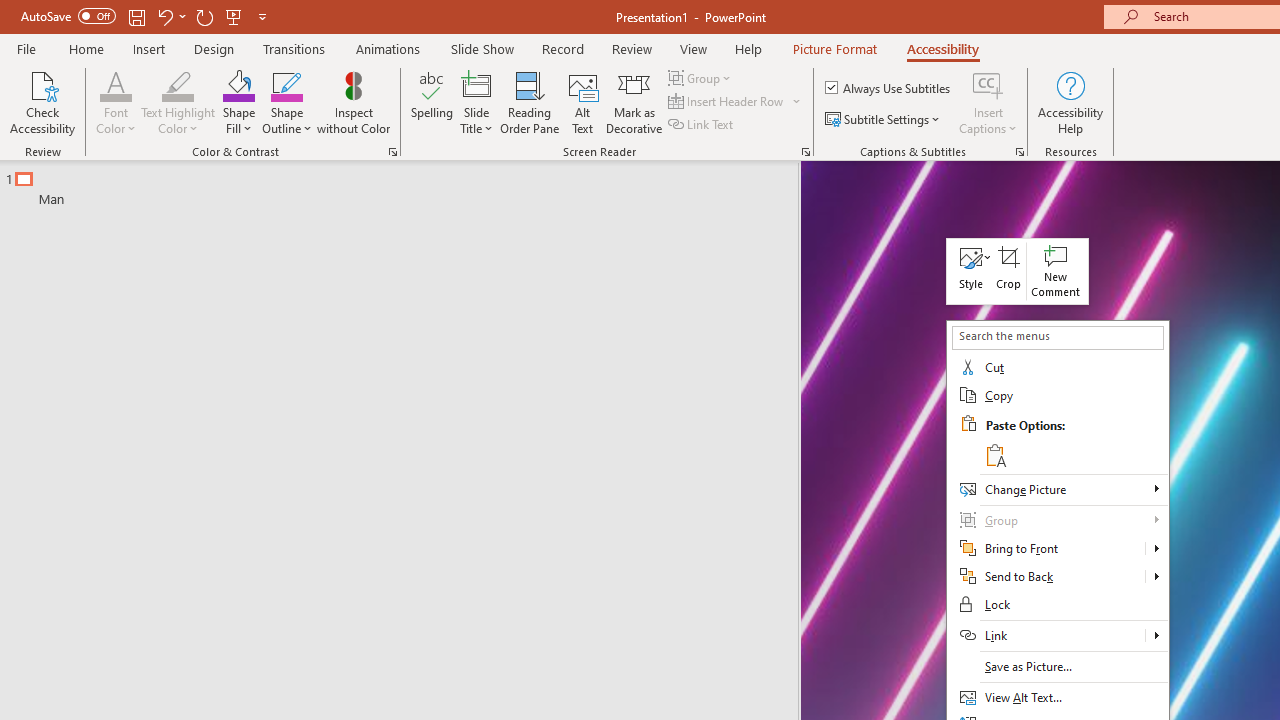  What do you see at coordinates (702, 124) in the screenshot?
I see `'Link Text'` at bounding box center [702, 124].